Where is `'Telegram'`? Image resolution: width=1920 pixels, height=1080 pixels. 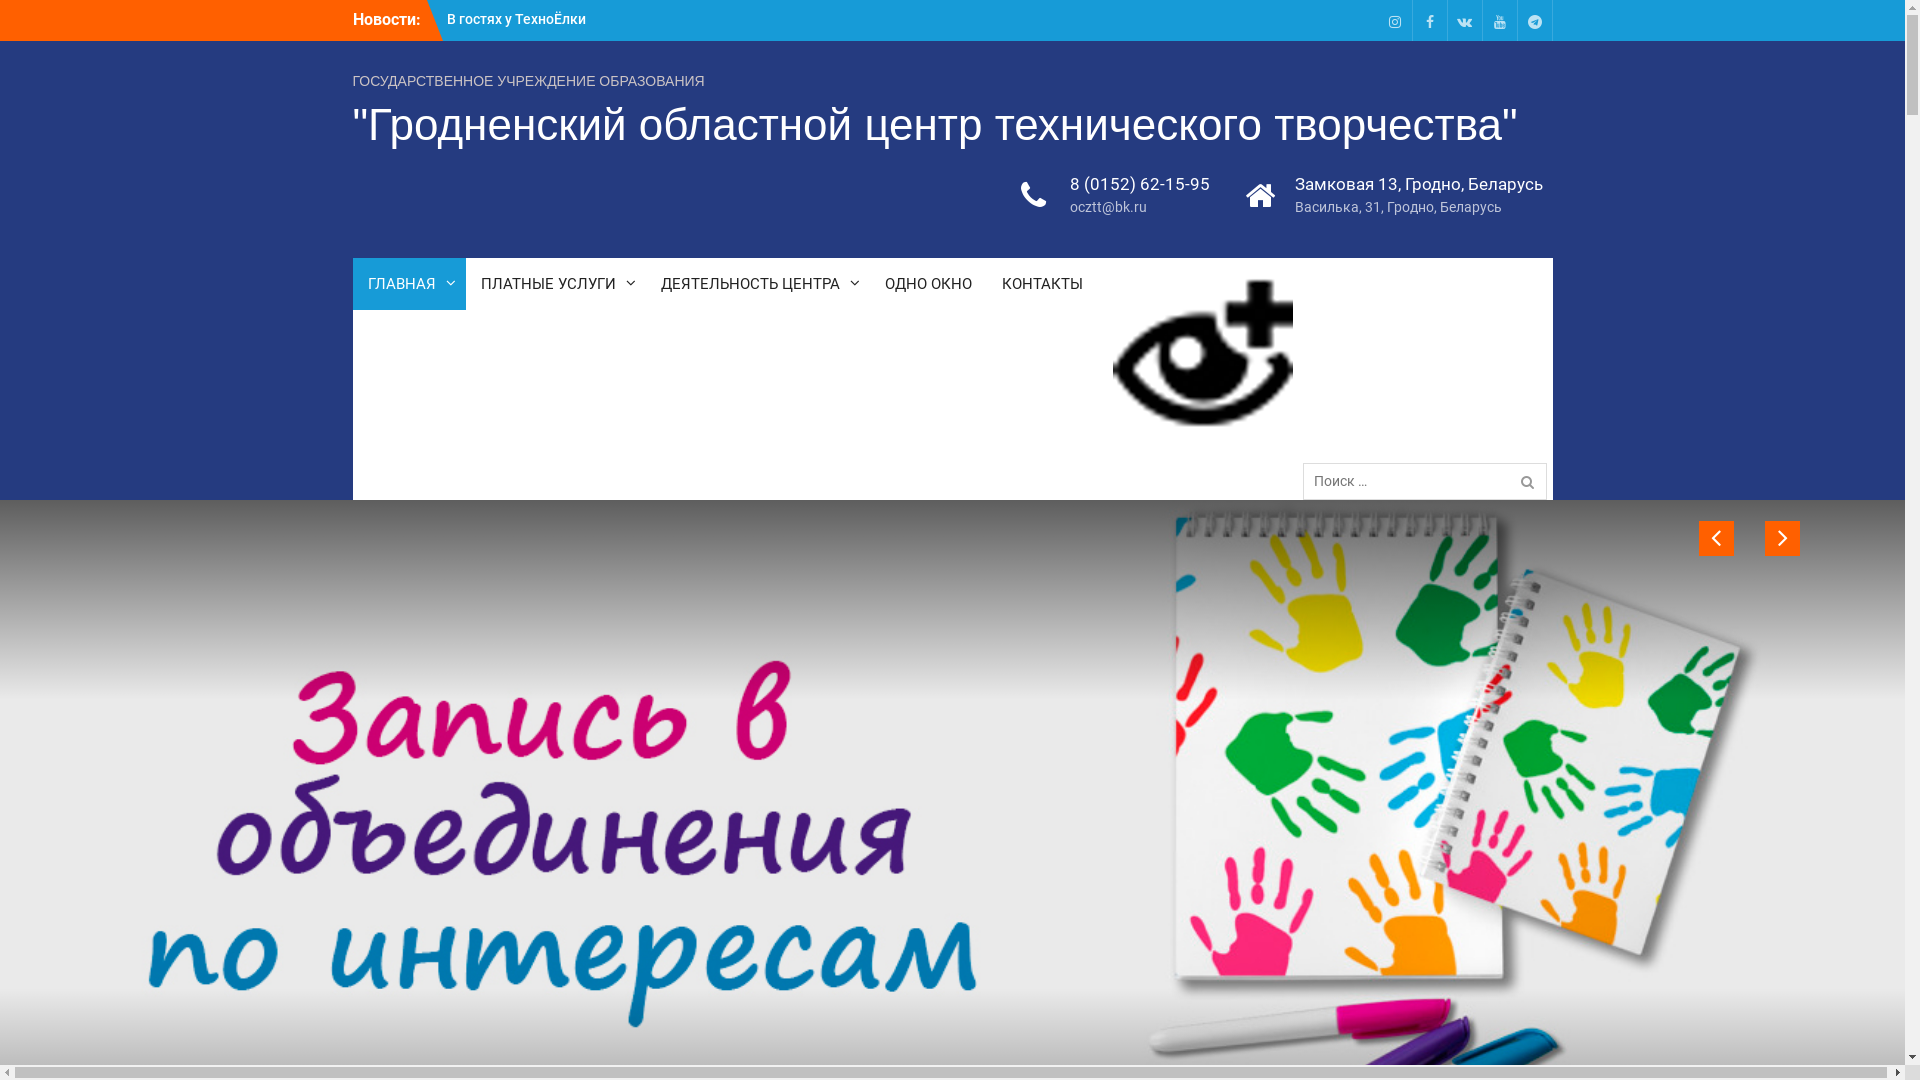
'Telegram' is located at coordinates (1533, 20).